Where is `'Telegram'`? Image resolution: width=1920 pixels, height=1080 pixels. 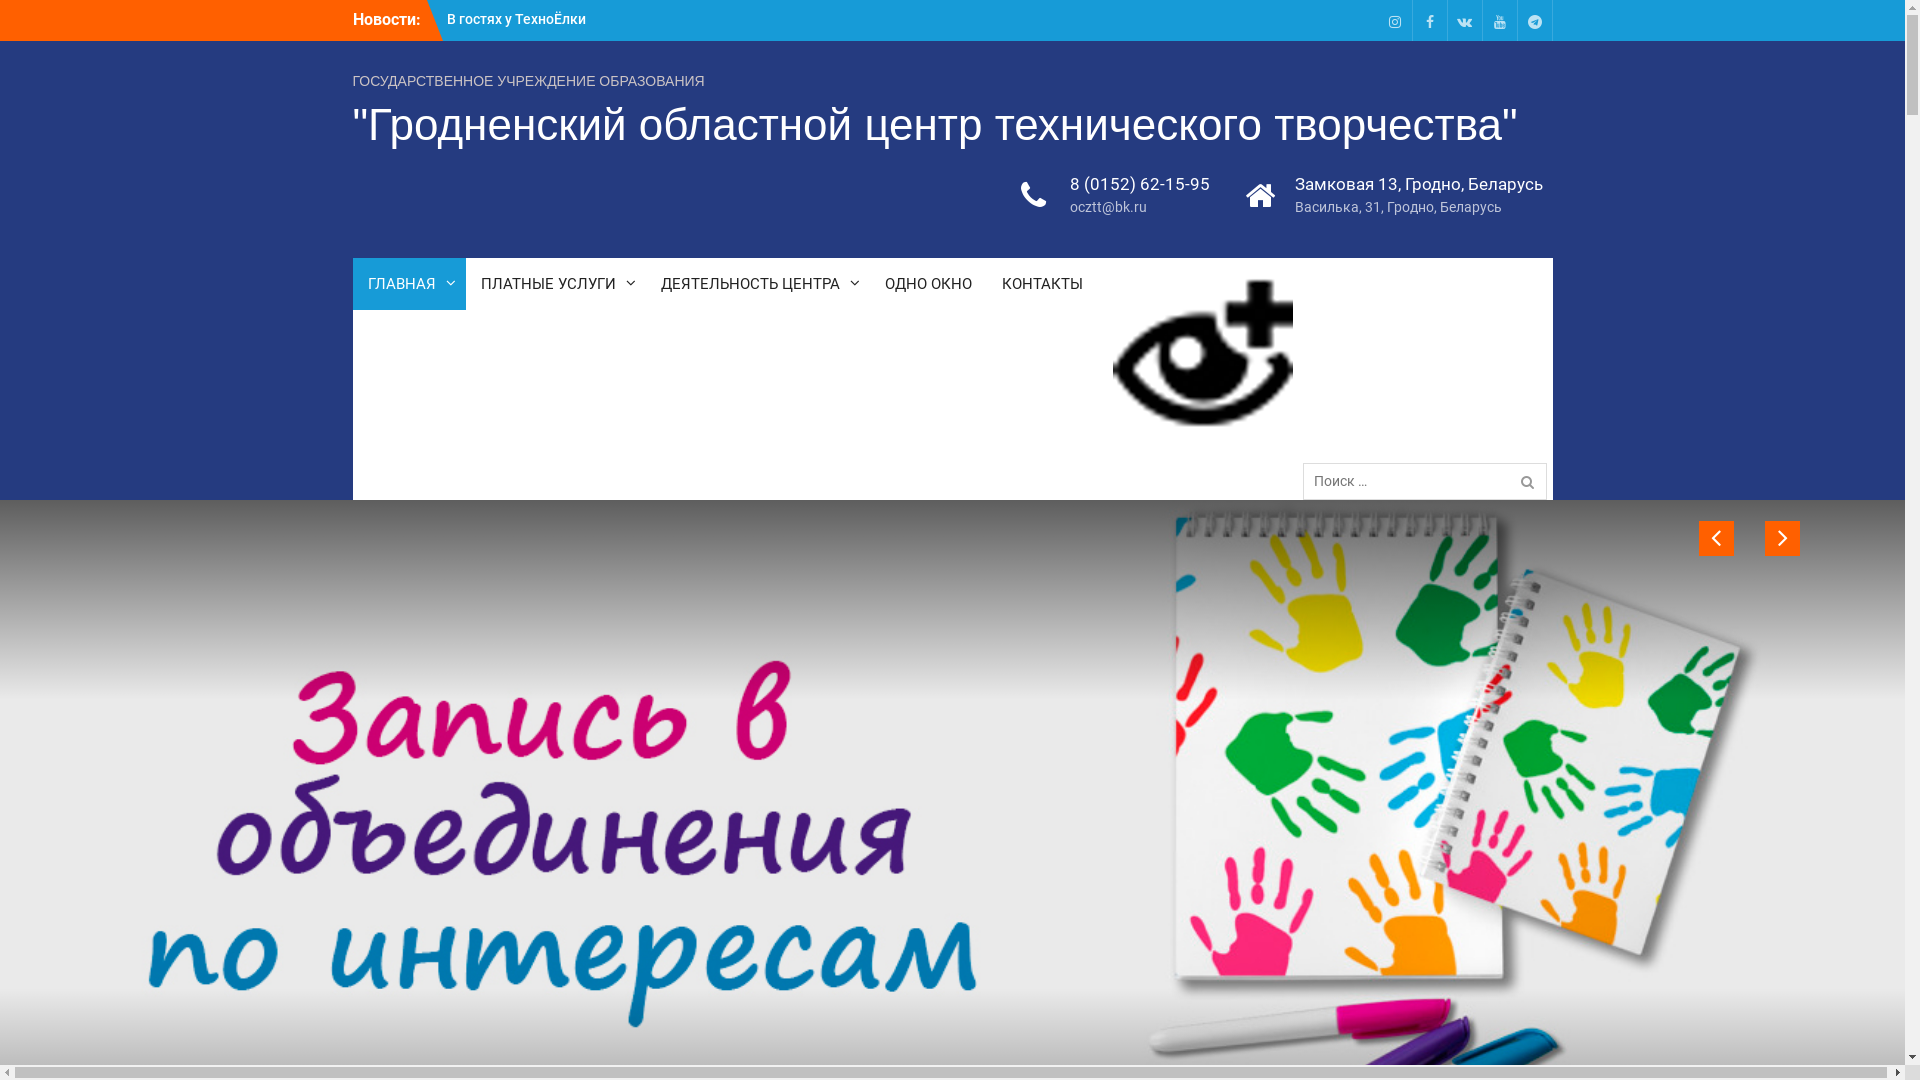
'Telegram' is located at coordinates (1533, 20).